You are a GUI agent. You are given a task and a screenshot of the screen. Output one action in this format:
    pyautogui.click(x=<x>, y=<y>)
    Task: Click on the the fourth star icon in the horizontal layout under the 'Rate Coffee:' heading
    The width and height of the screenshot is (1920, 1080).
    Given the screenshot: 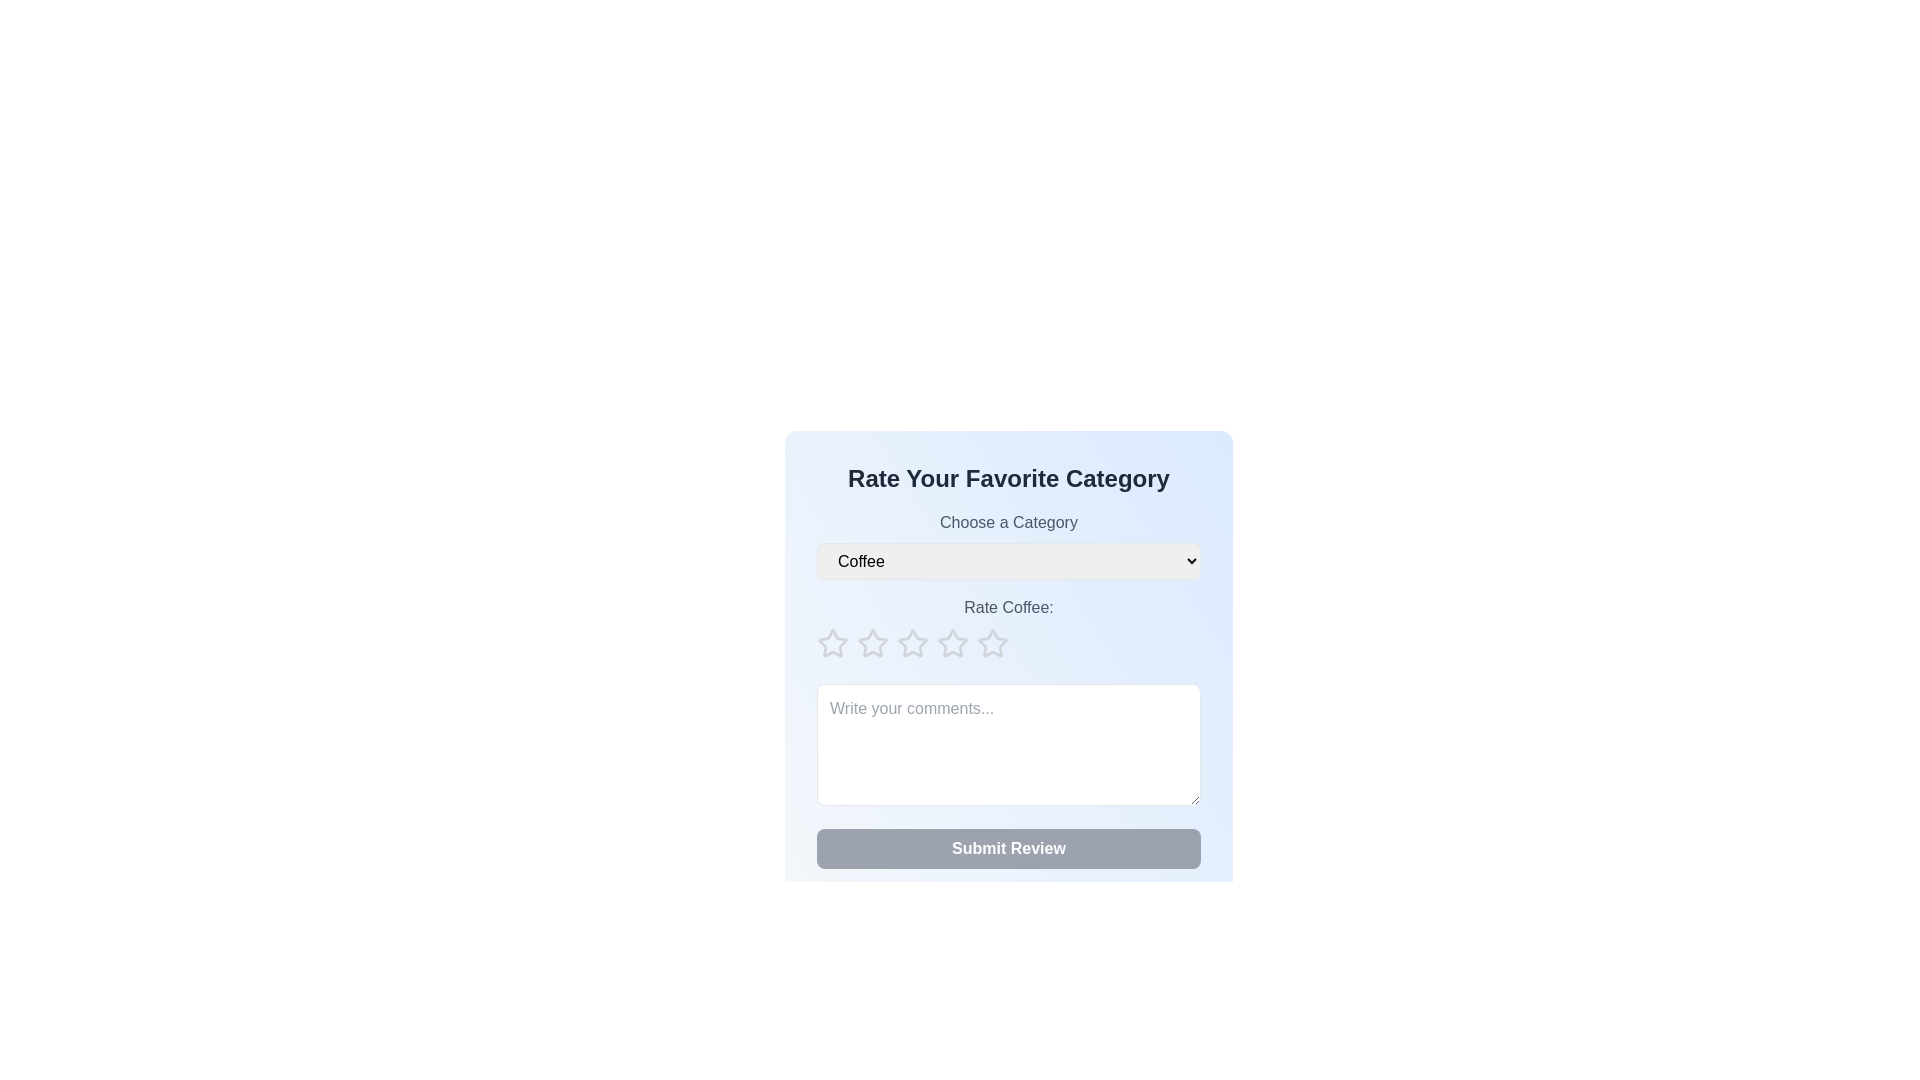 What is the action you would take?
    pyautogui.click(x=992, y=643)
    